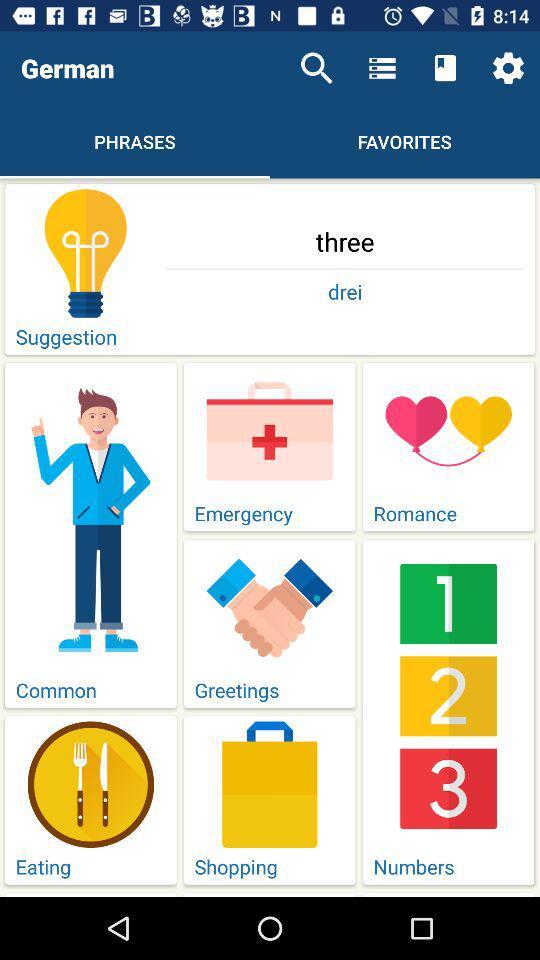  I want to click on item above the favorites icon, so click(445, 68).